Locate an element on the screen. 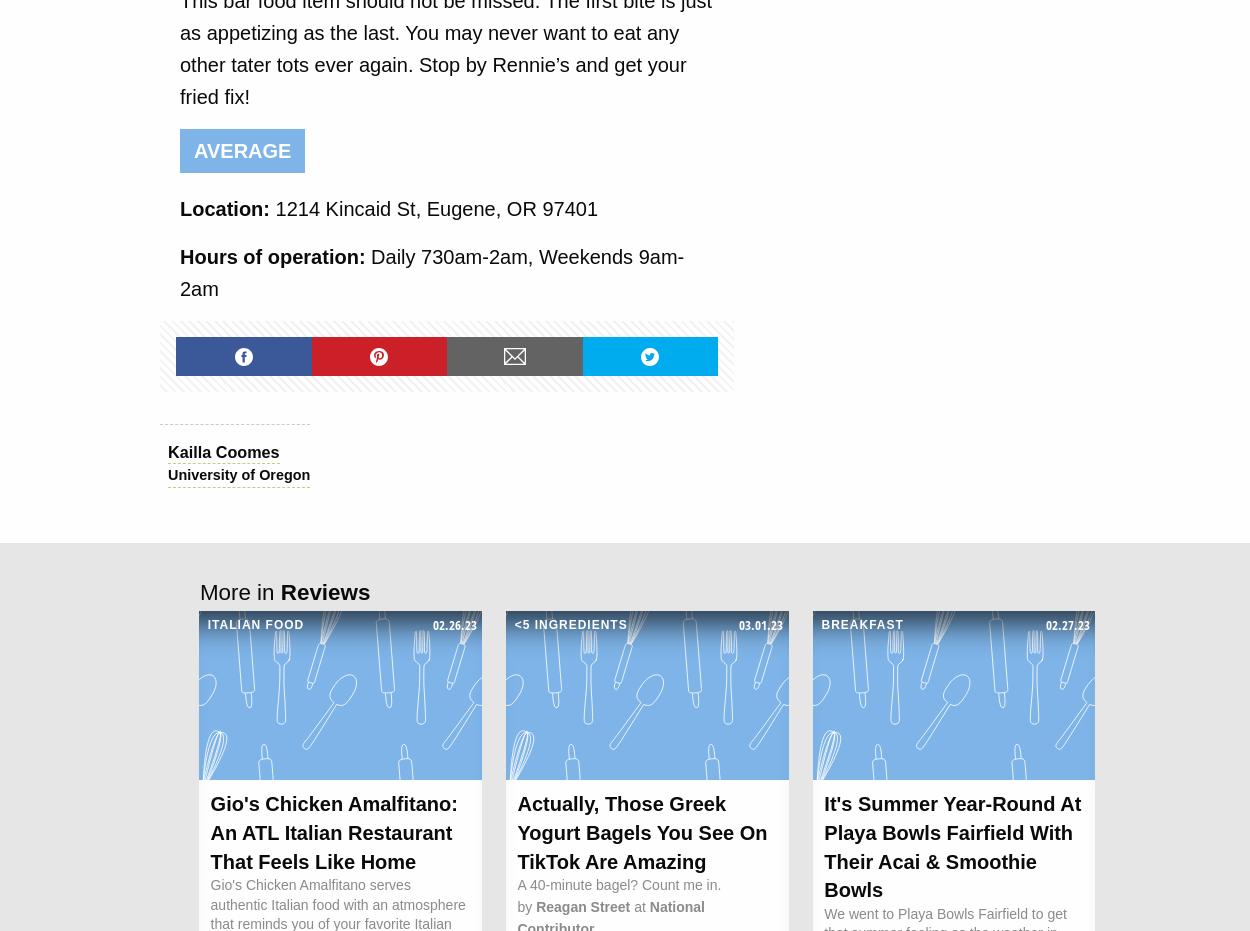  'Reagan Street' is located at coordinates (582, 905).